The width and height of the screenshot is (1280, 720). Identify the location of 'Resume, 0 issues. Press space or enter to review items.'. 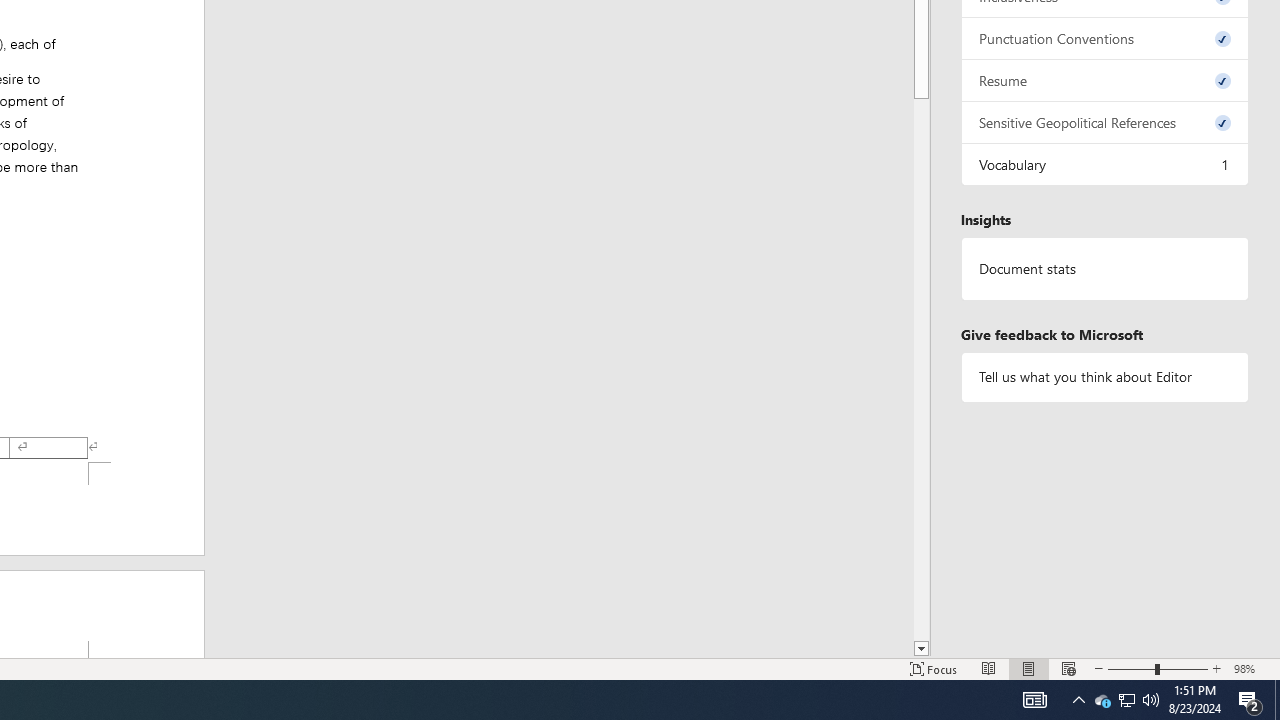
(1104, 79).